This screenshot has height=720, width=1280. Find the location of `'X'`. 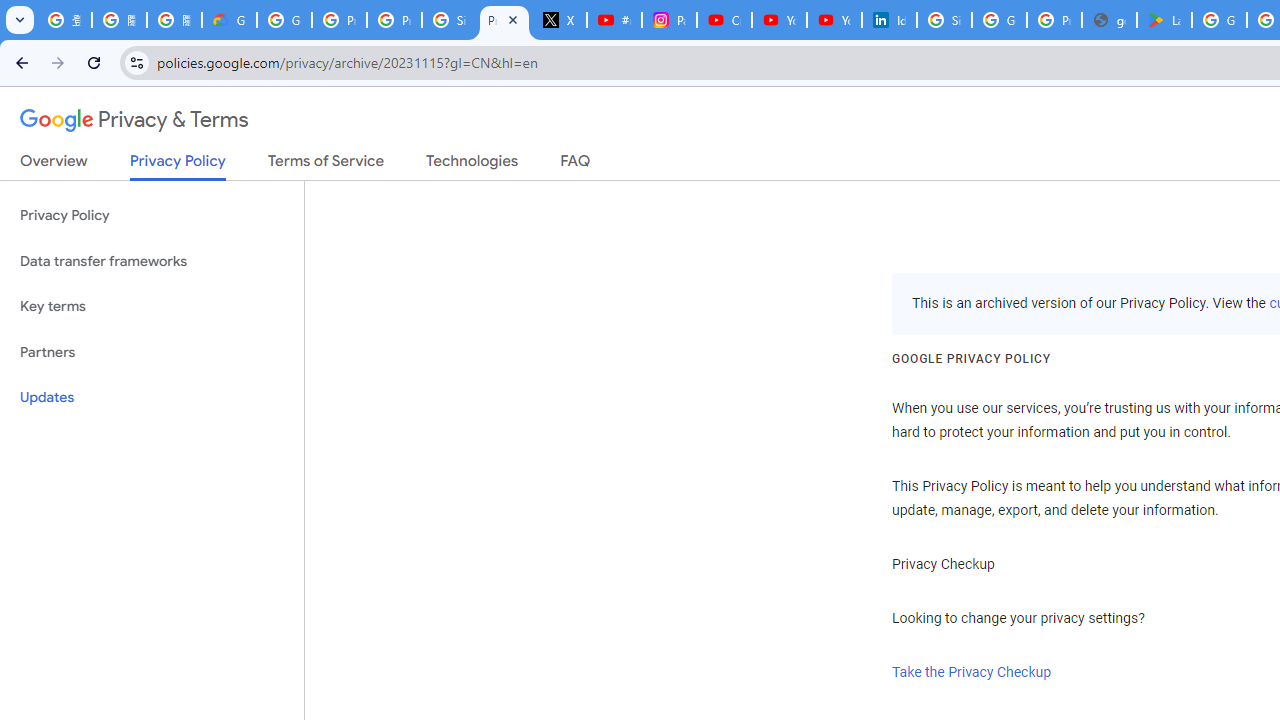

'X' is located at coordinates (560, 20).